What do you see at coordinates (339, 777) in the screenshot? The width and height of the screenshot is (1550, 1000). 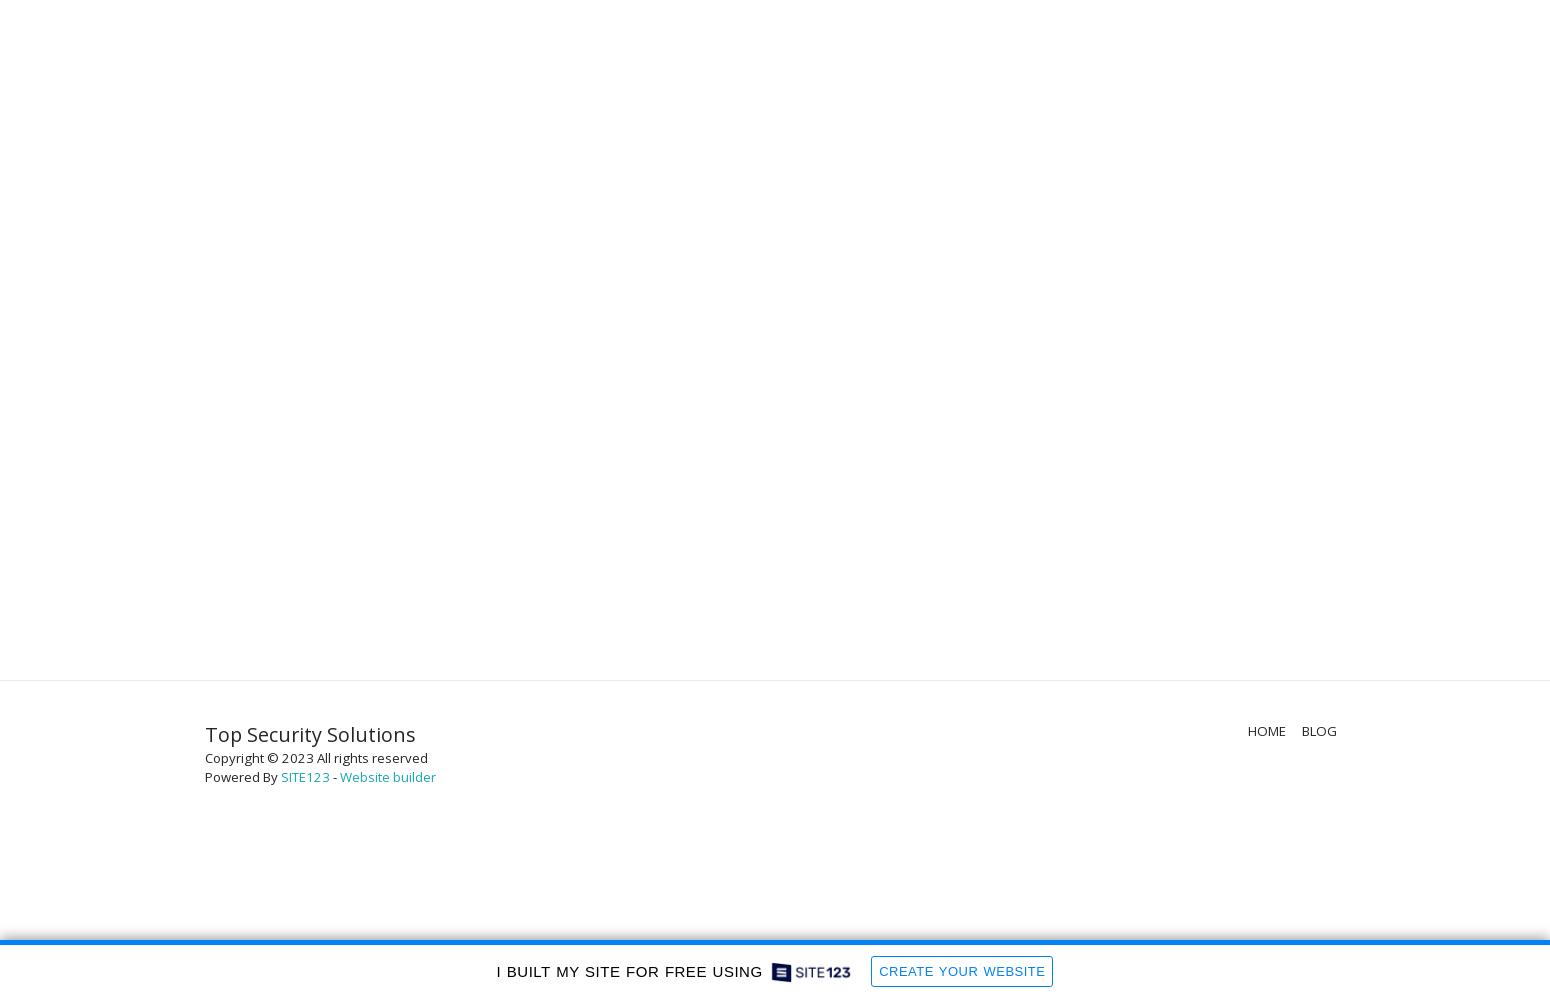 I see `'Website builder'` at bounding box center [339, 777].